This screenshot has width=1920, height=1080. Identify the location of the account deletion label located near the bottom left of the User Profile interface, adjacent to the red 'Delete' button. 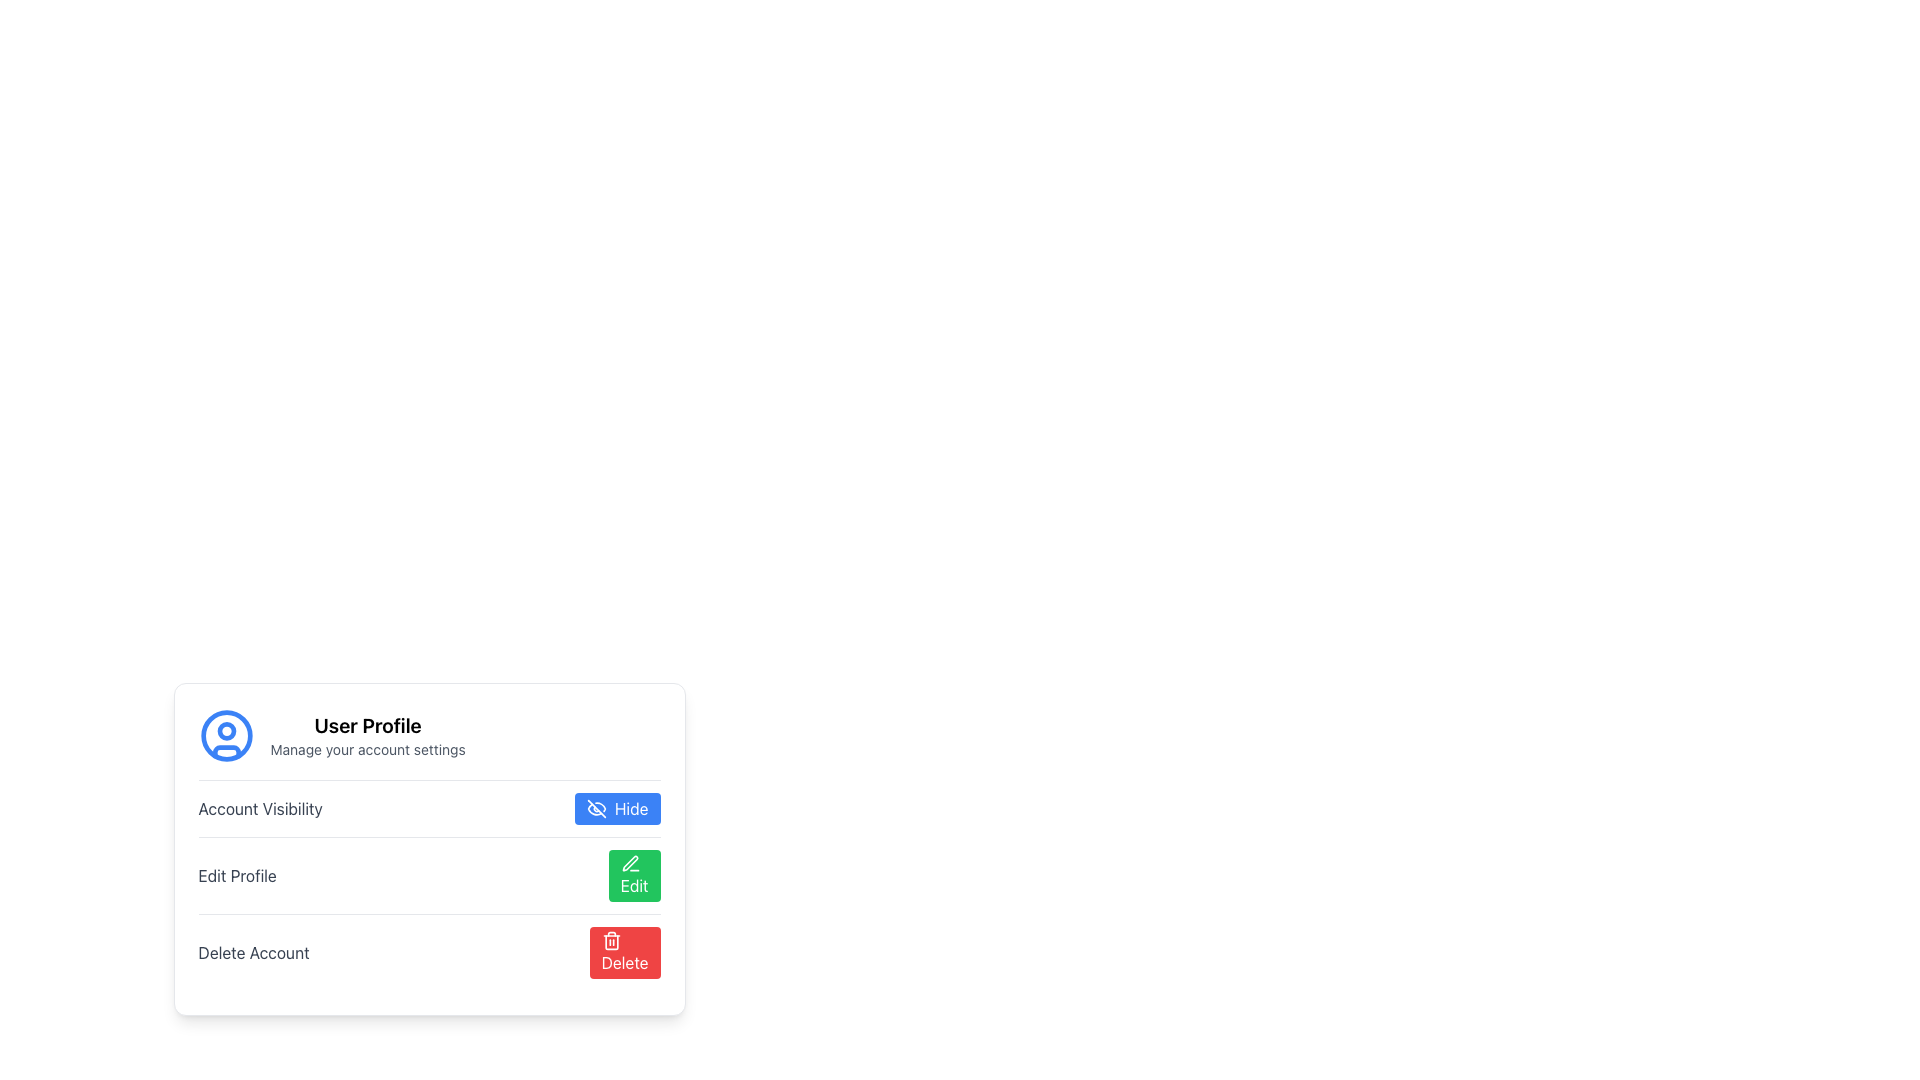
(253, 951).